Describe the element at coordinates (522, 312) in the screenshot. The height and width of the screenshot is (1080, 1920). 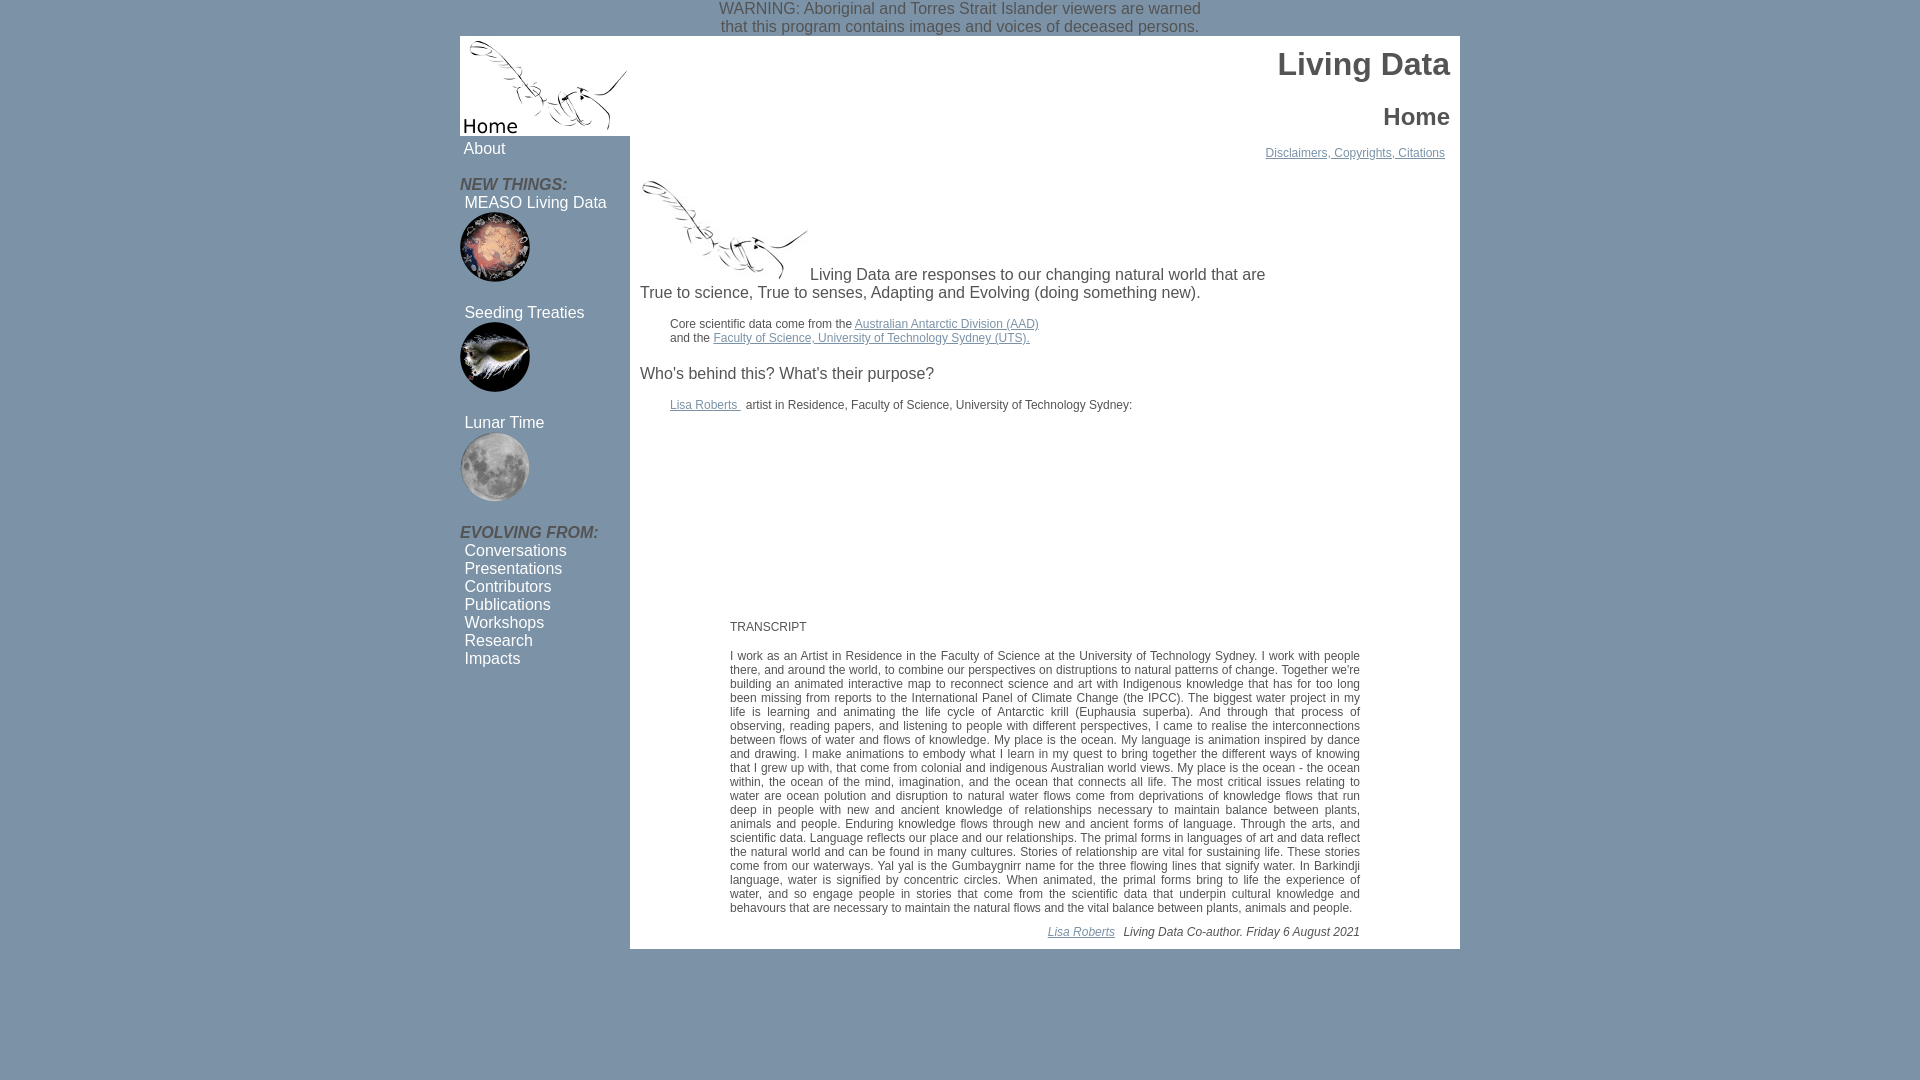
I see `' Seeding Treaties'` at that location.